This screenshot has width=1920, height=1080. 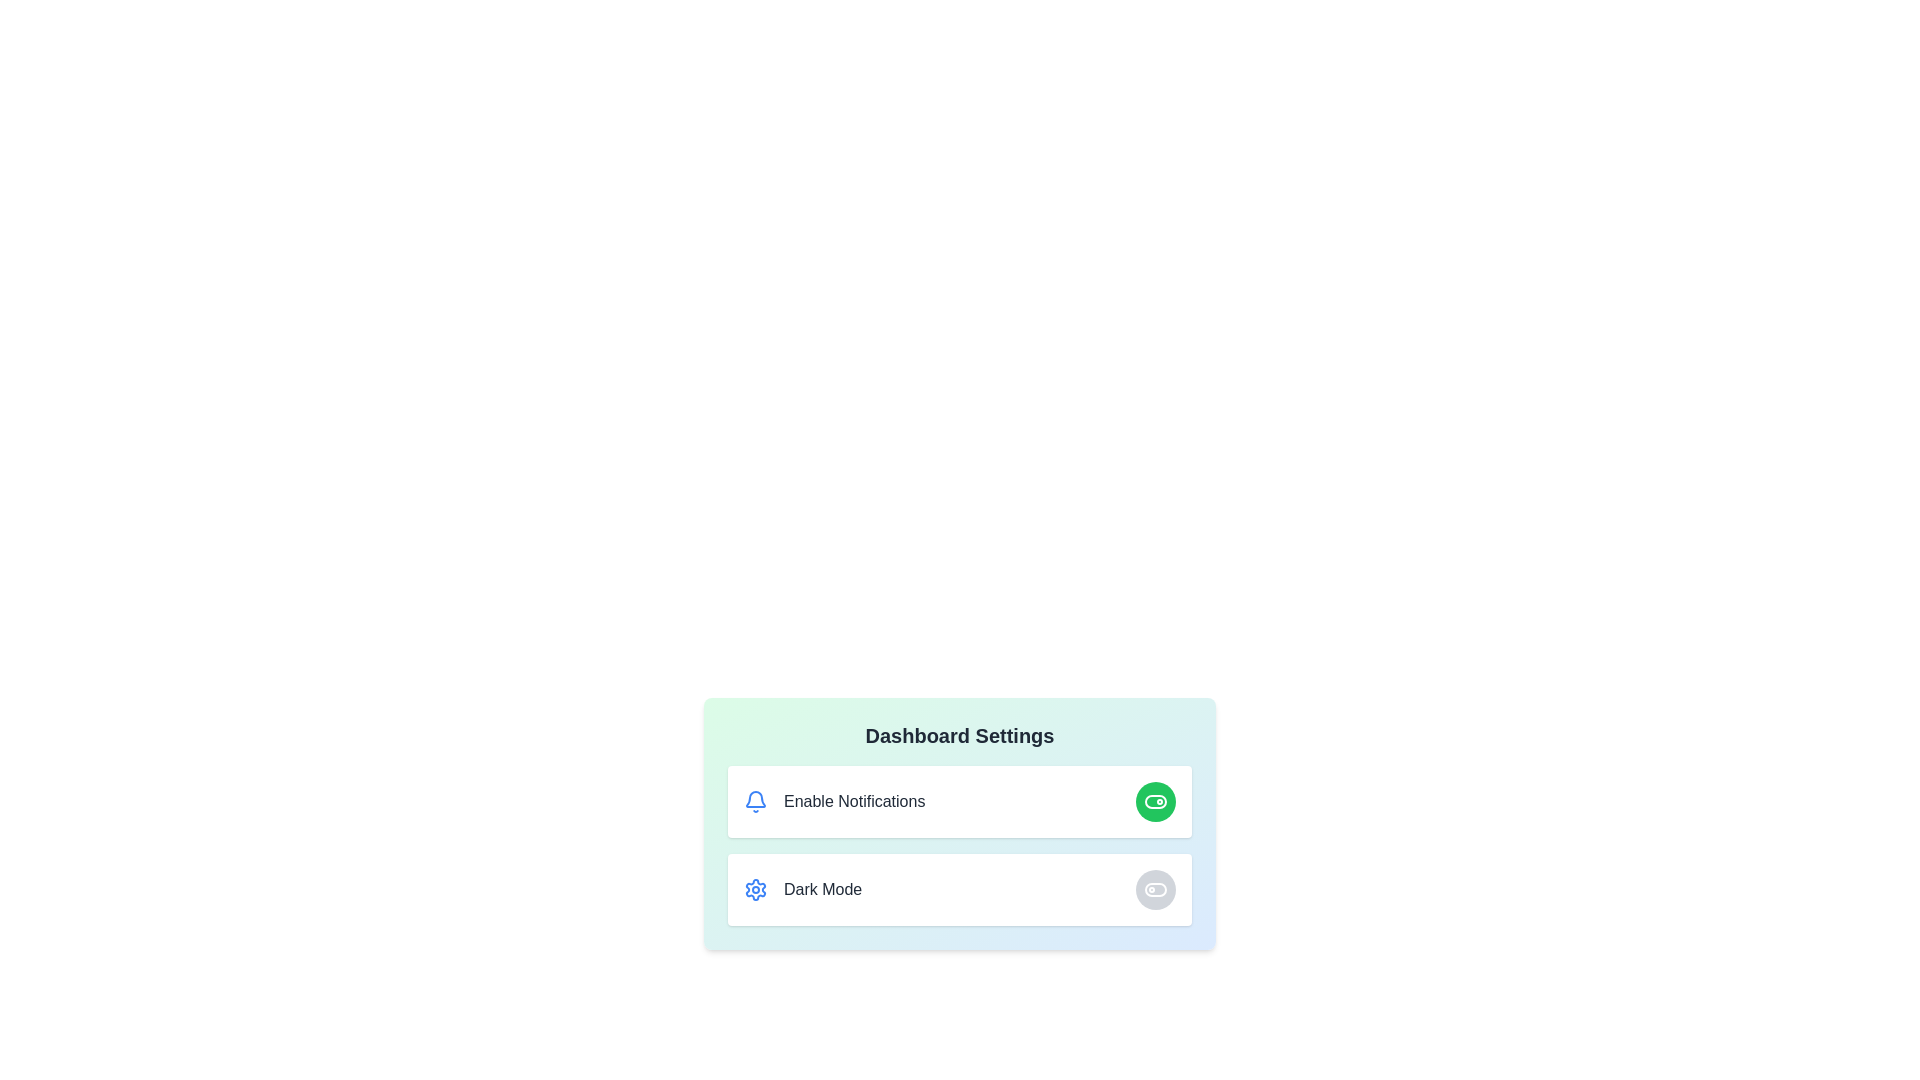 I want to click on the Toggle switch background located to the right of the 'Enable Notifications' label in the 'Dashboard Settings' section, which visually indicates the enabled or disabled state of the toggle, so click(x=1156, y=801).